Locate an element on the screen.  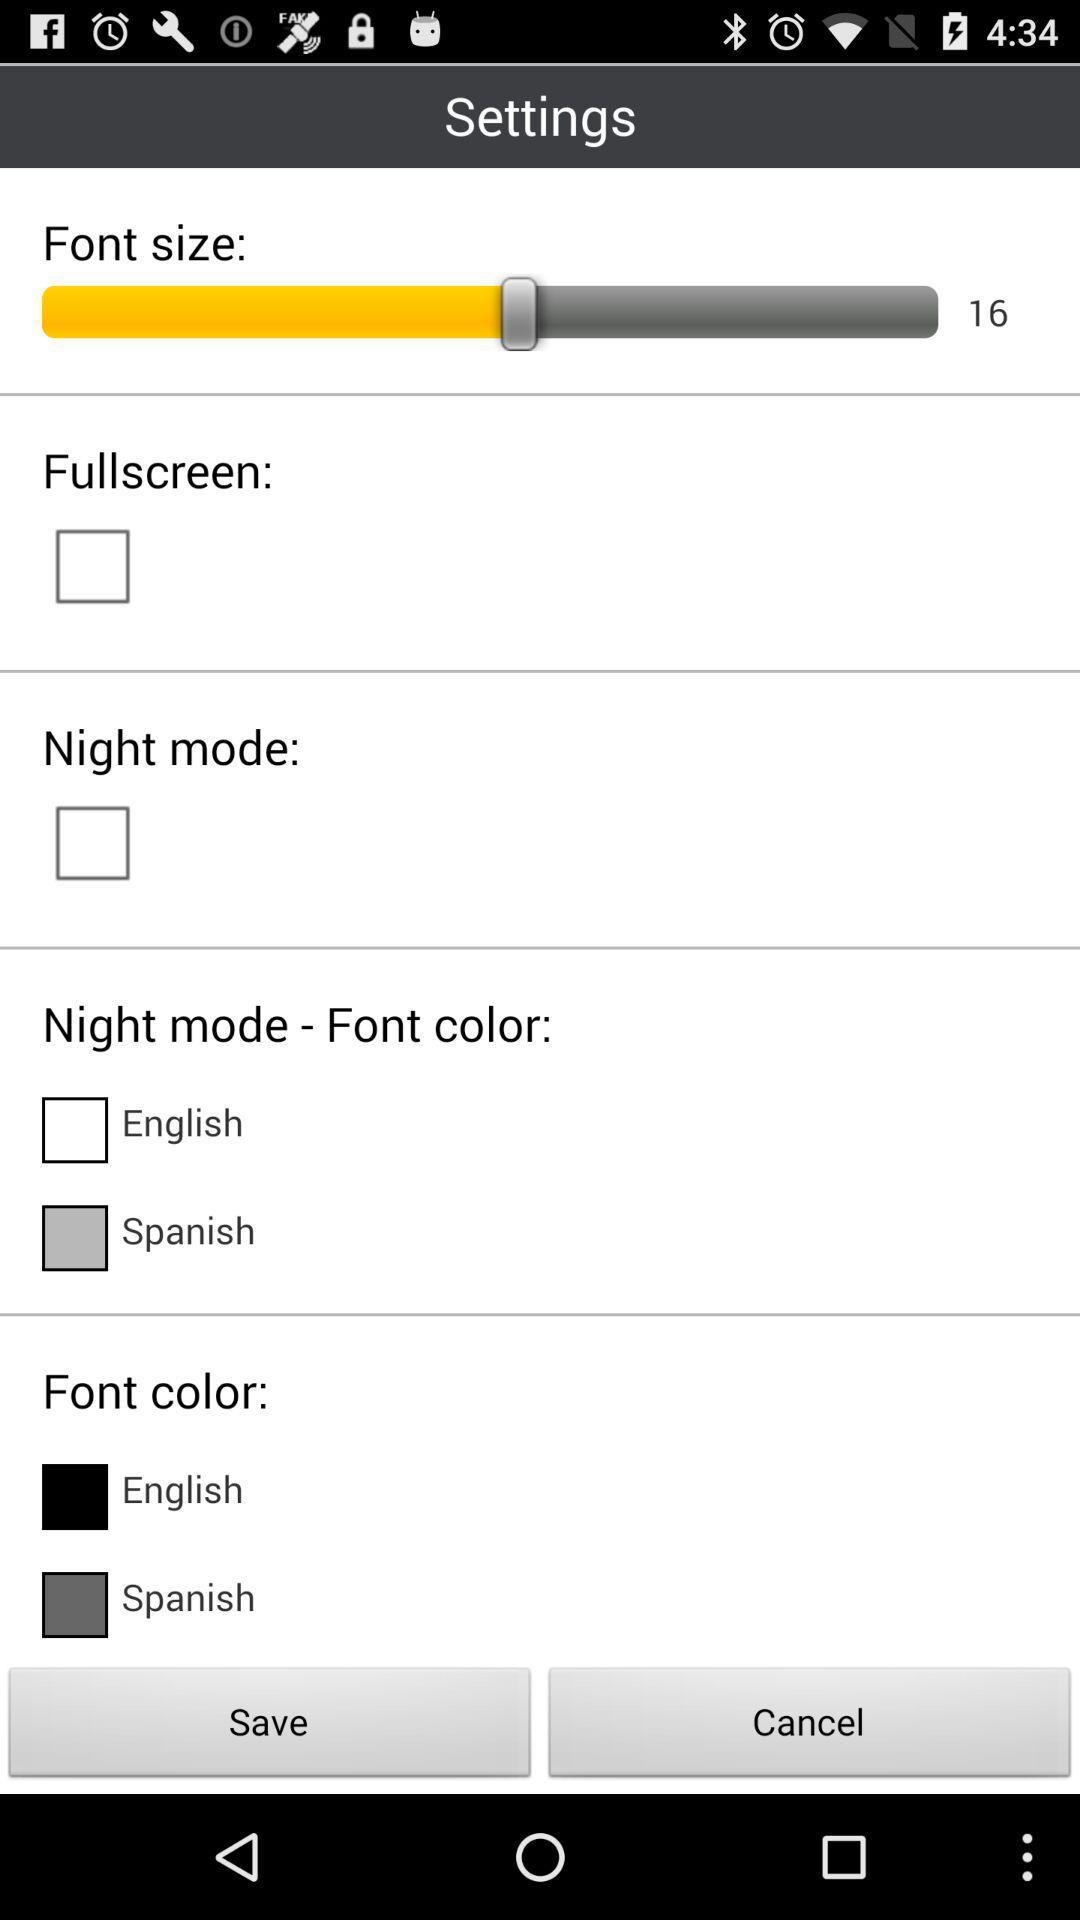
english language is located at coordinates (73, 1130).